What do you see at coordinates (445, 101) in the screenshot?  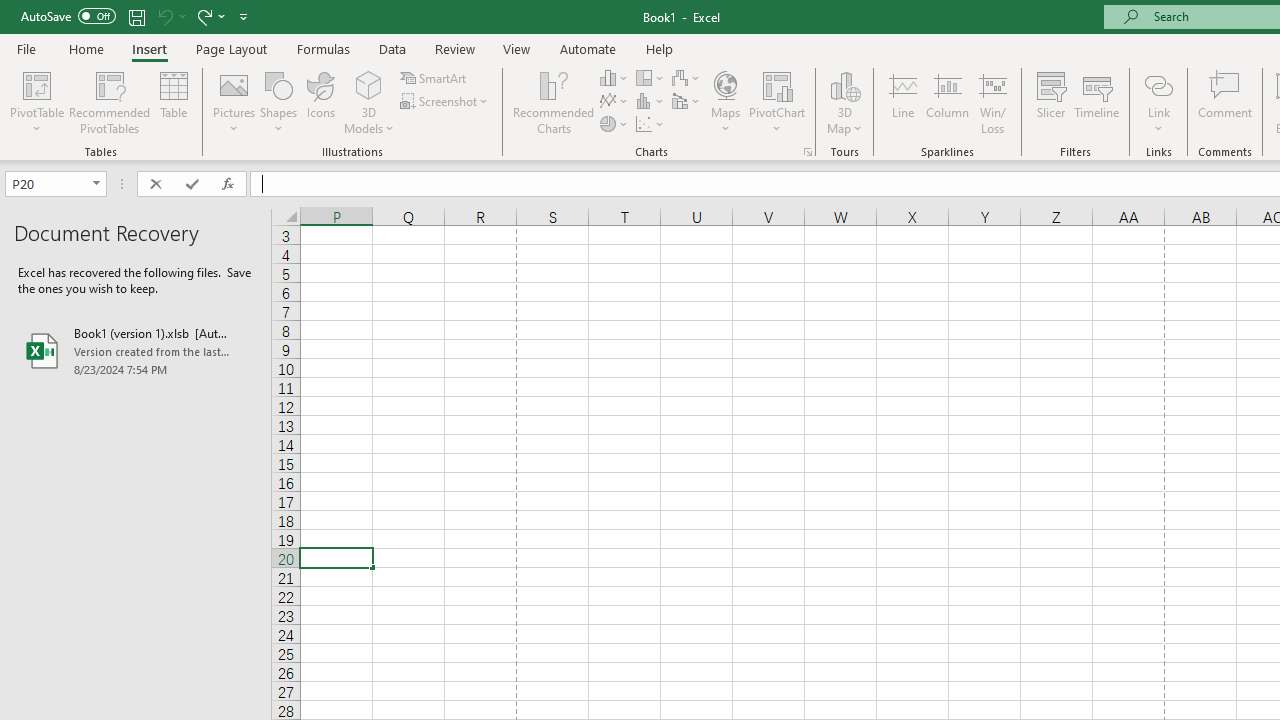 I see `'Screenshot'` at bounding box center [445, 101].